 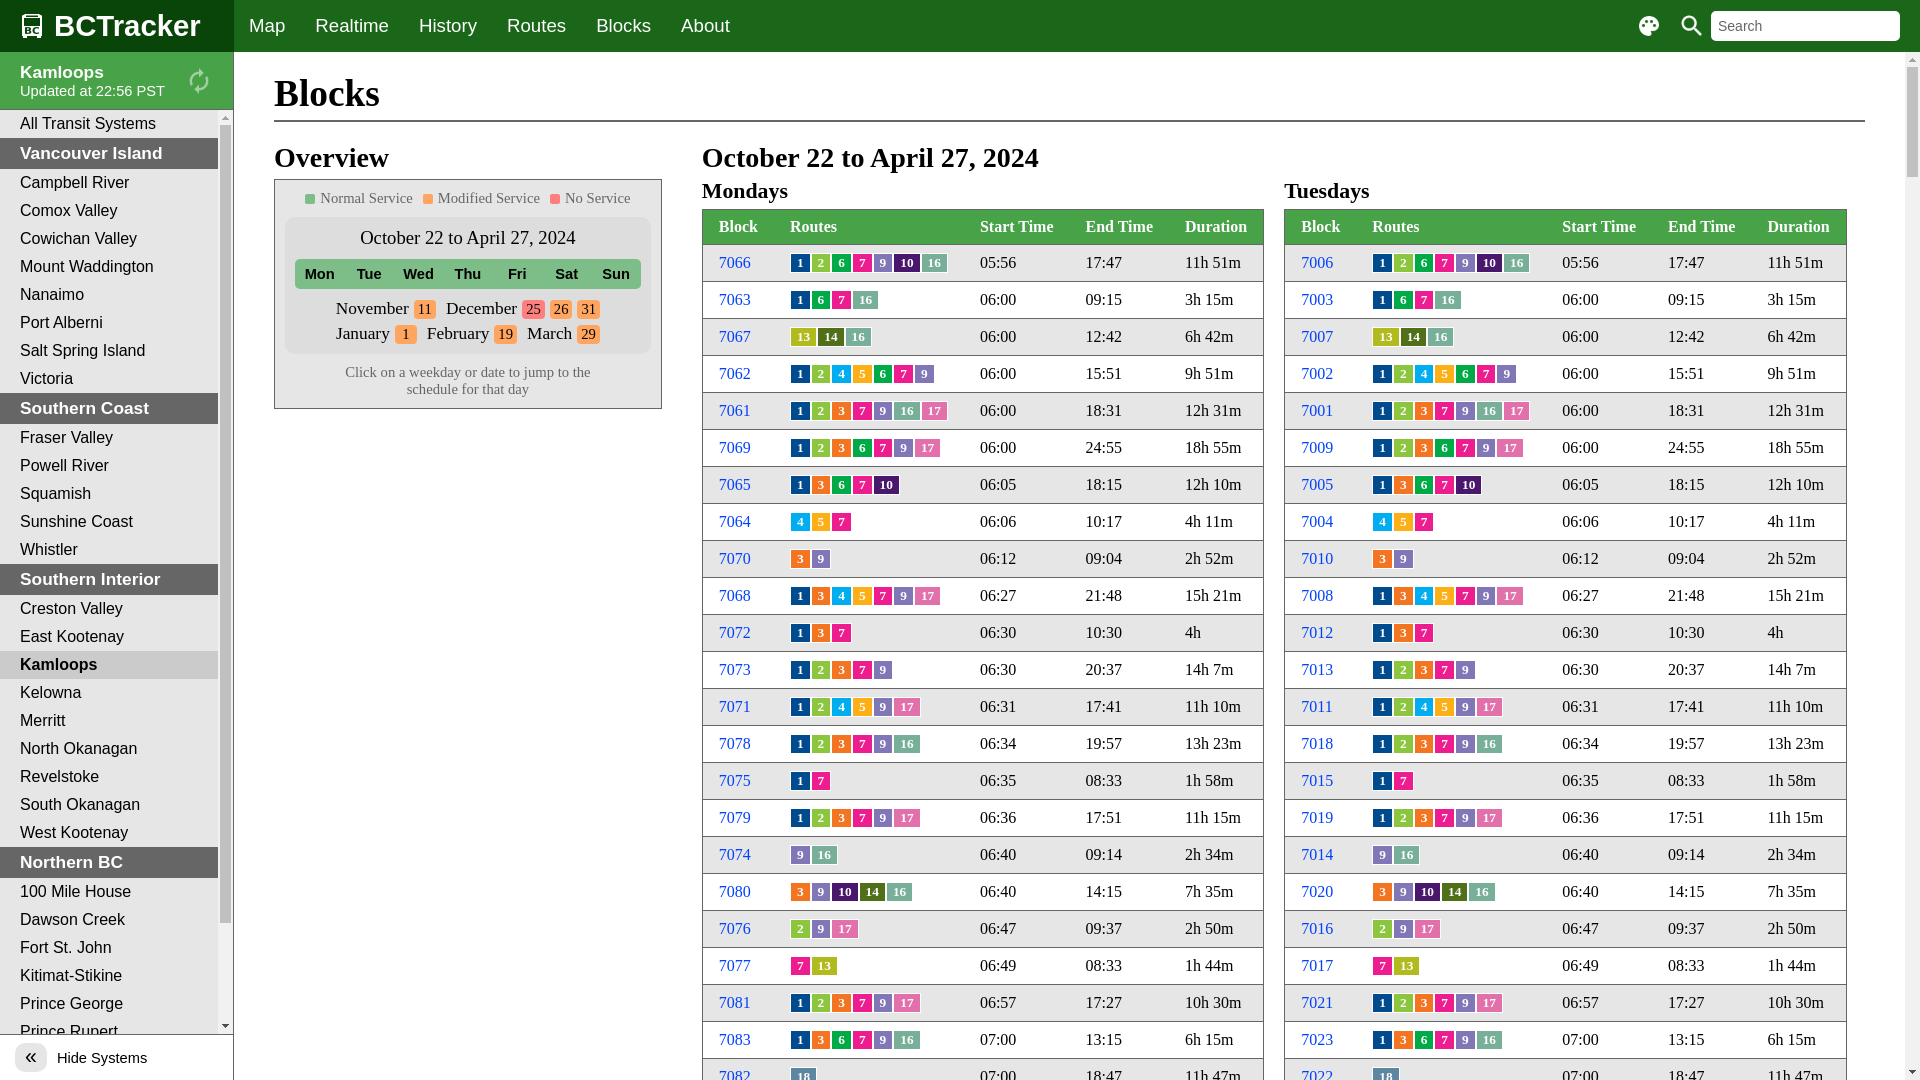 I want to click on 'Nanaimo', so click(x=108, y=294).